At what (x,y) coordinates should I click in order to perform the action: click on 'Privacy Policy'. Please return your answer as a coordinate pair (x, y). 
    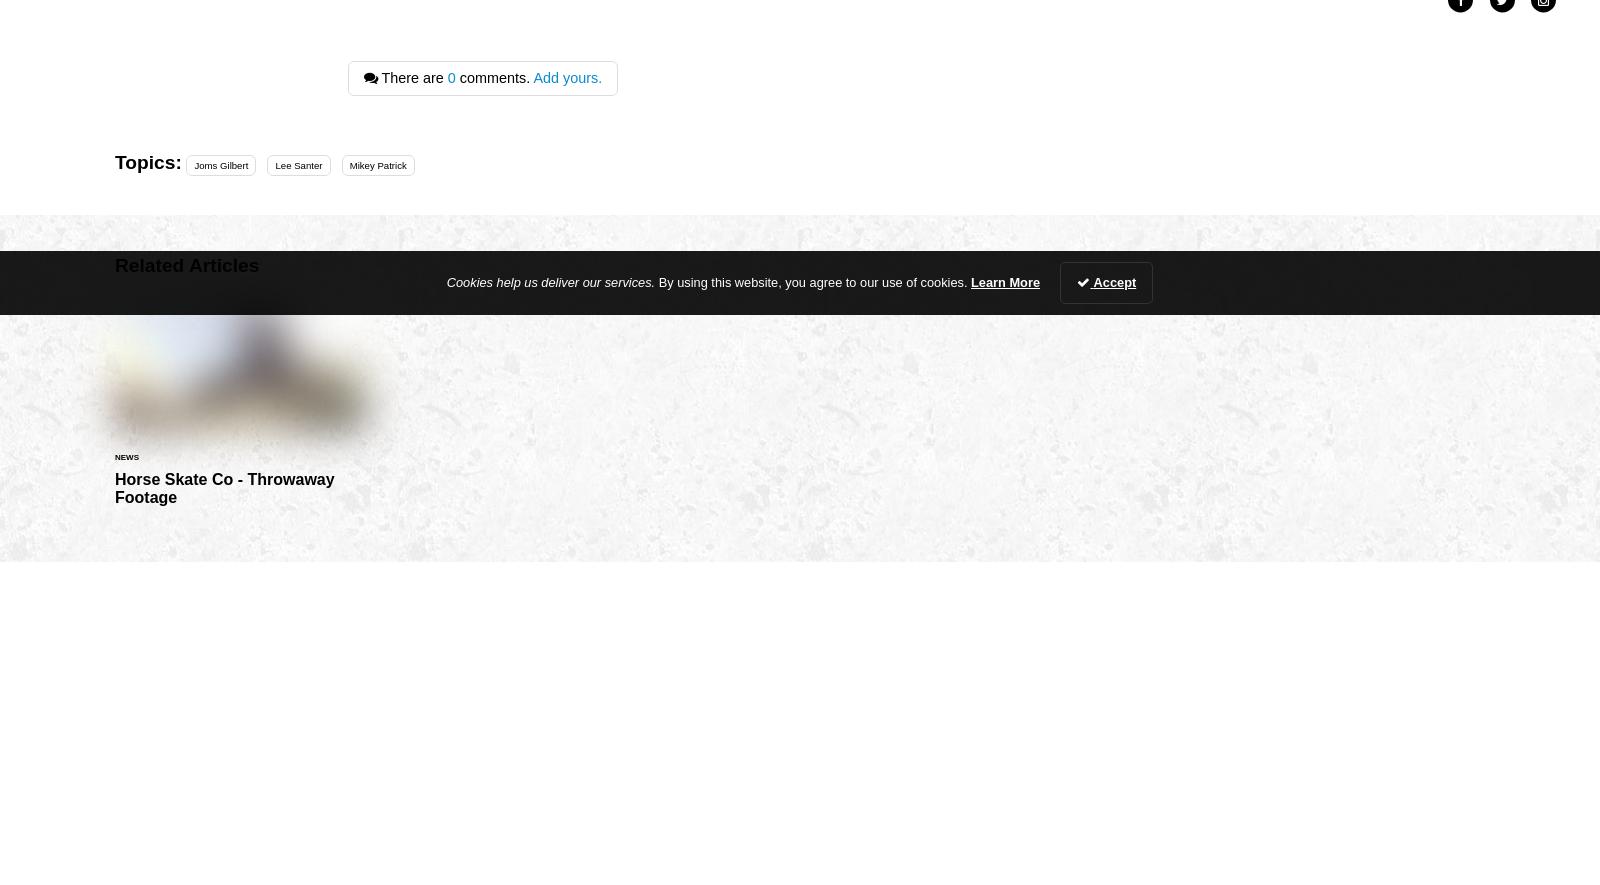
    Looking at the image, I should click on (647, 691).